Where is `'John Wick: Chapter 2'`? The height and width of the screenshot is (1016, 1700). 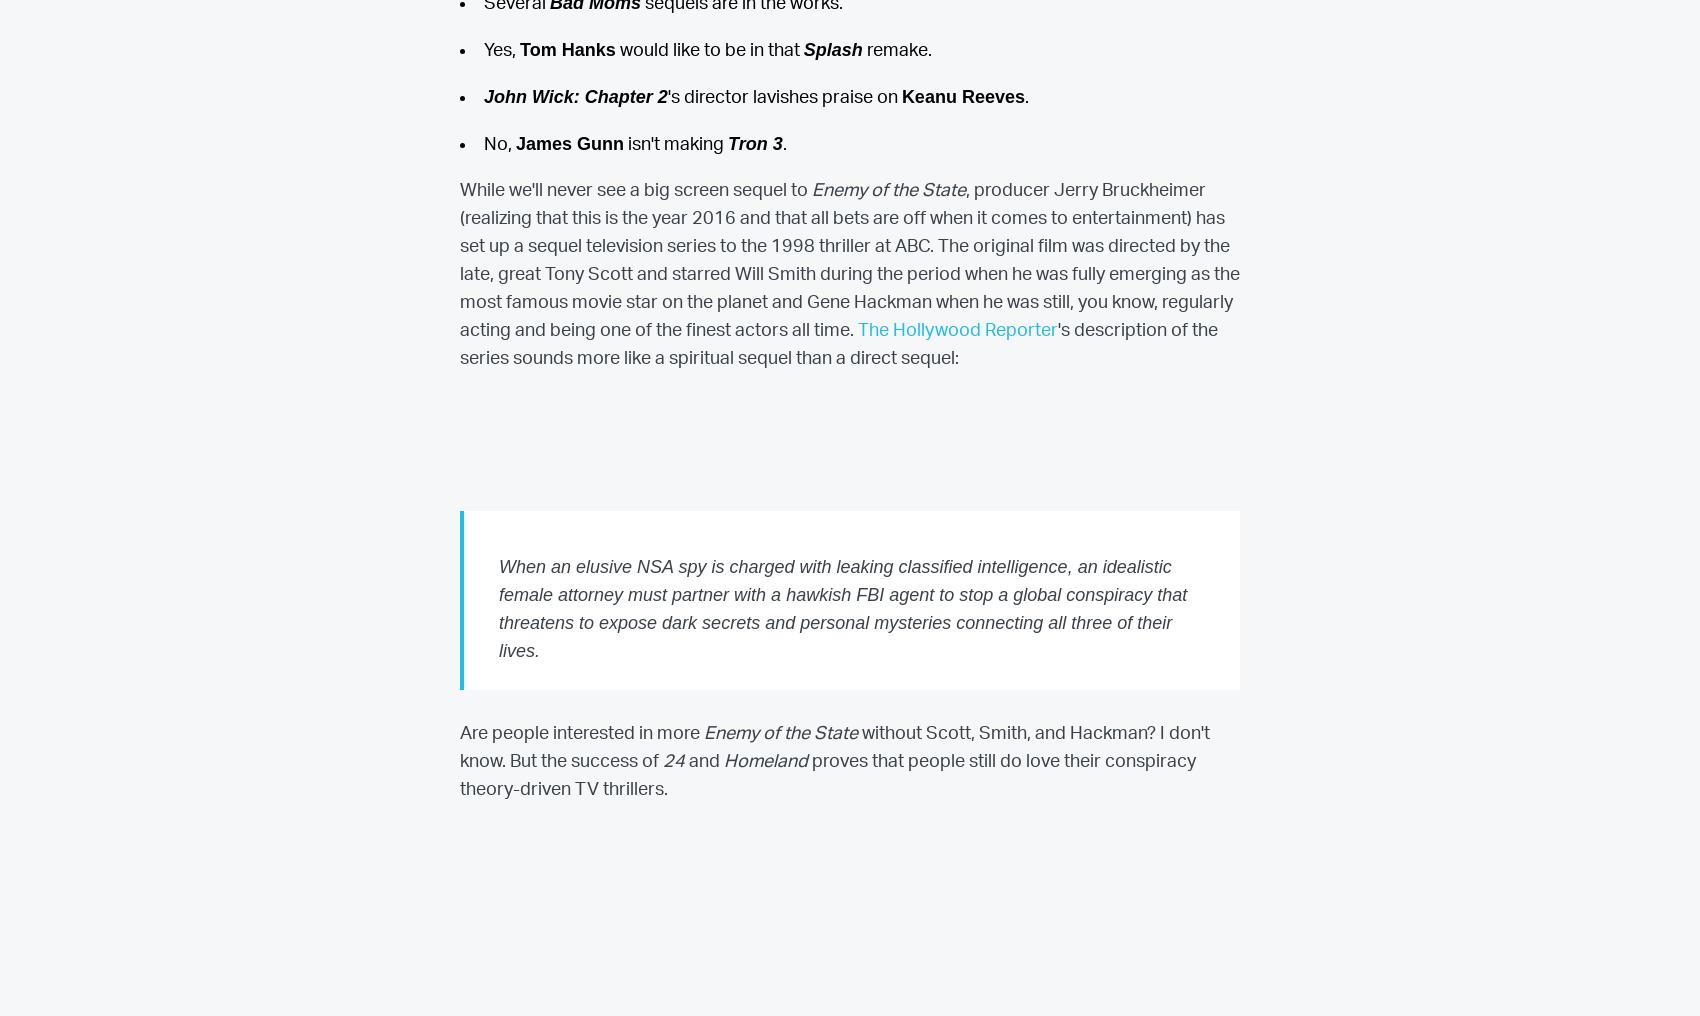 'John Wick: Chapter 2' is located at coordinates (483, 96).